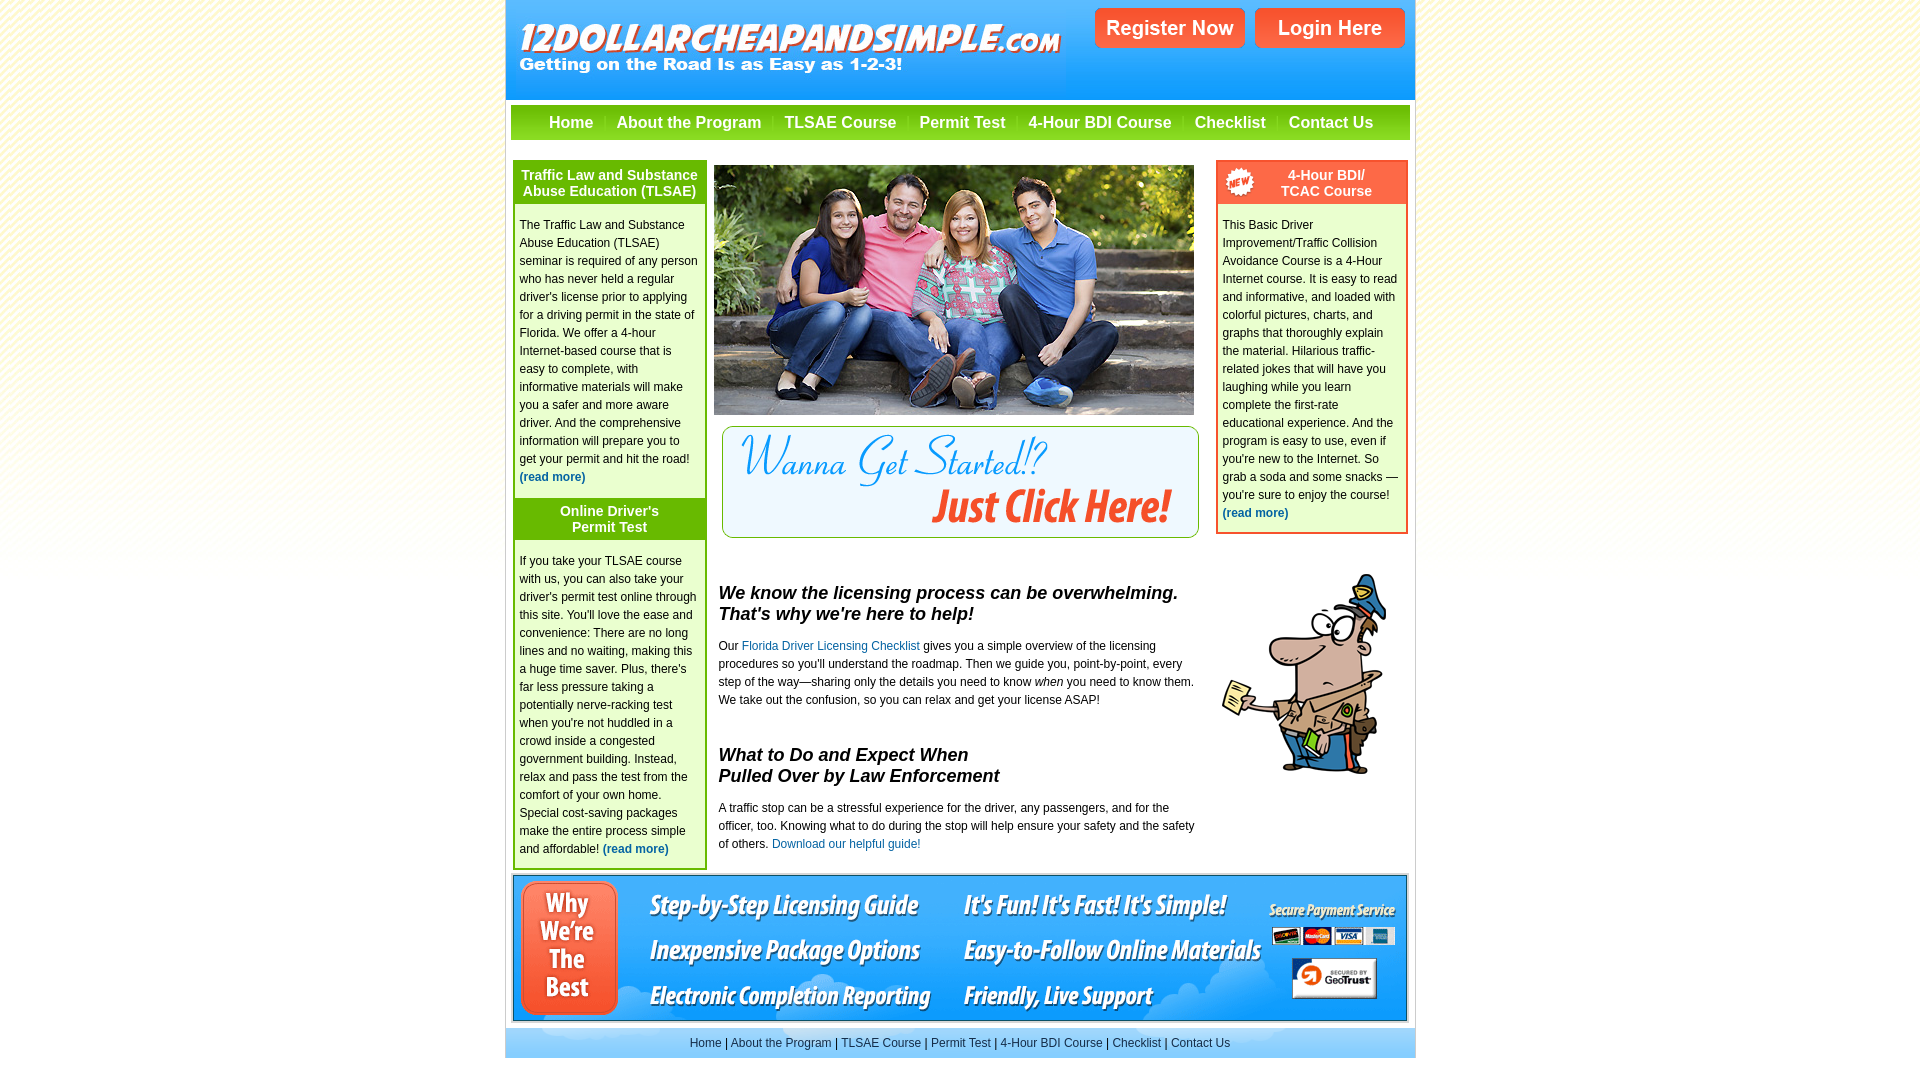  I want to click on 'Contact Us', so click(1330, 122).